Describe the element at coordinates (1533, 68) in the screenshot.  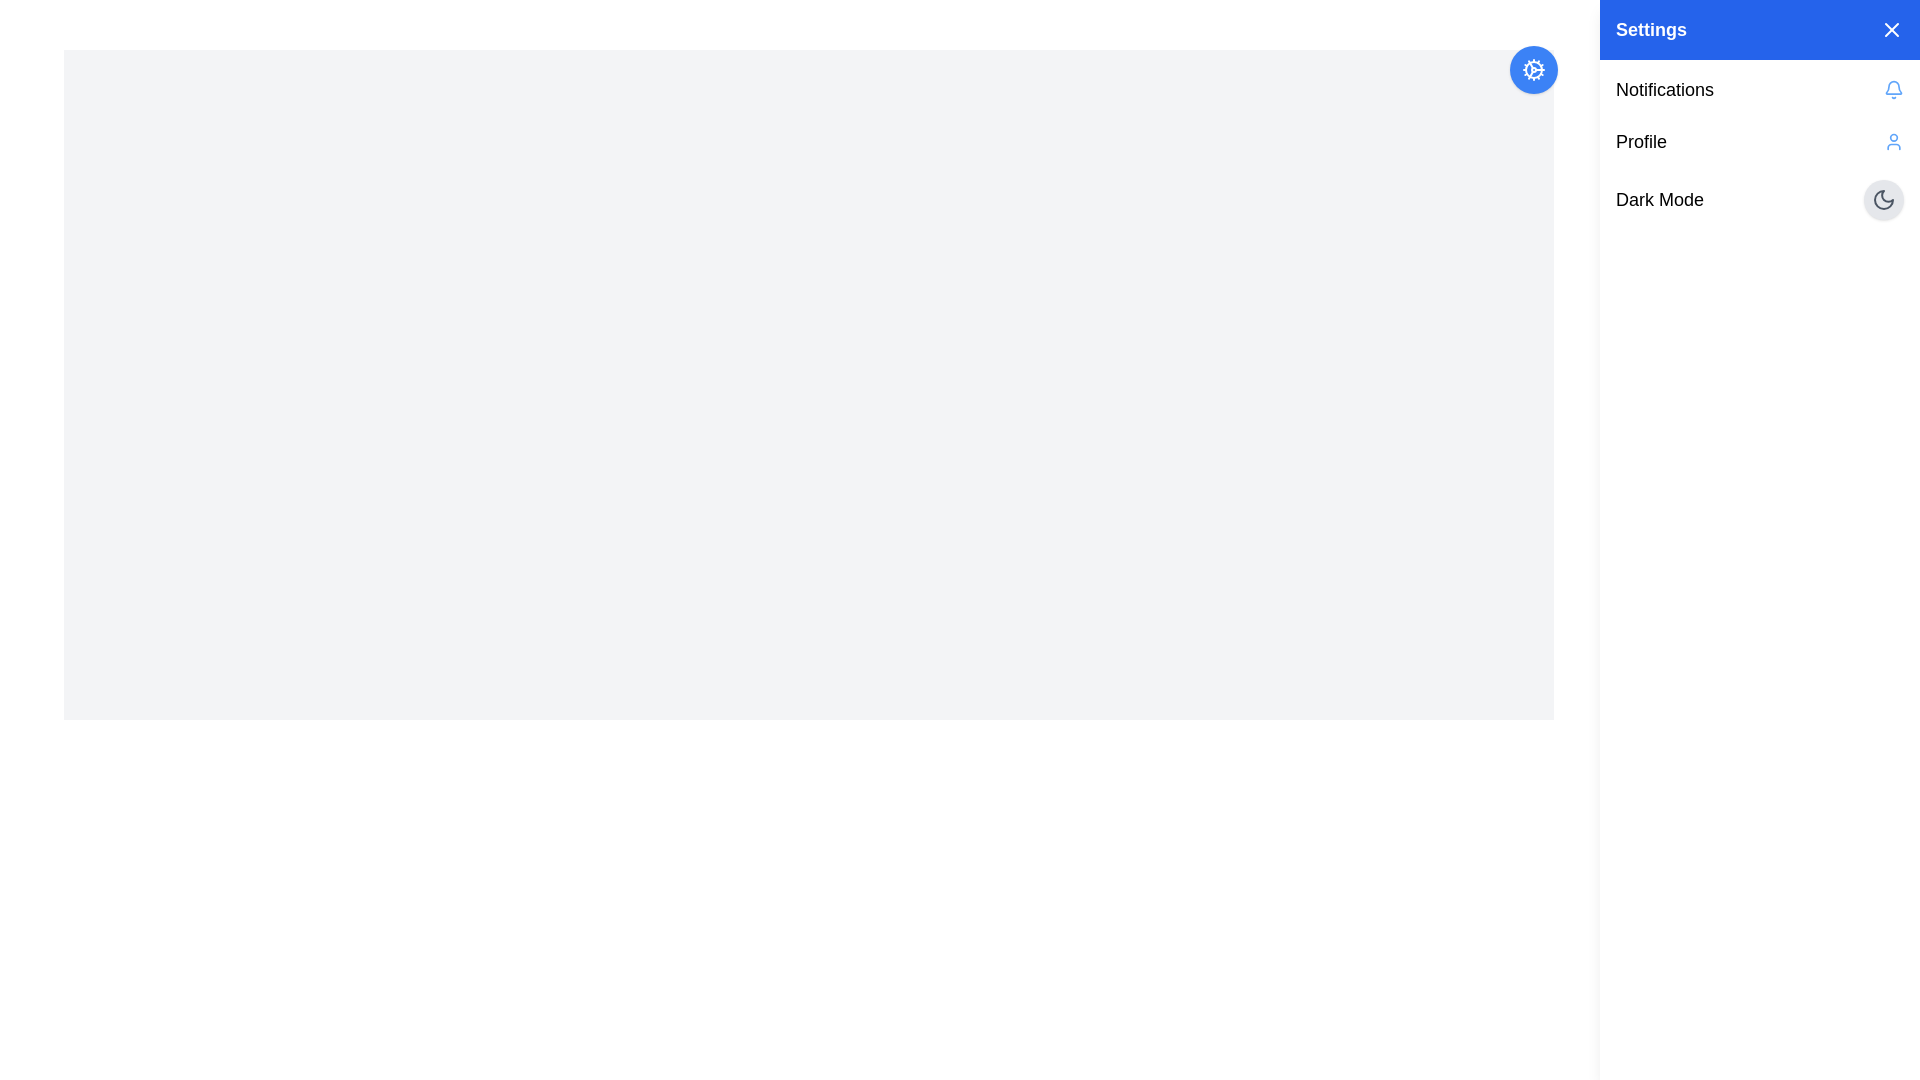
I see `the cogwheel icon located at the top-right corner of the interface to trigger a tooltip` at that location.